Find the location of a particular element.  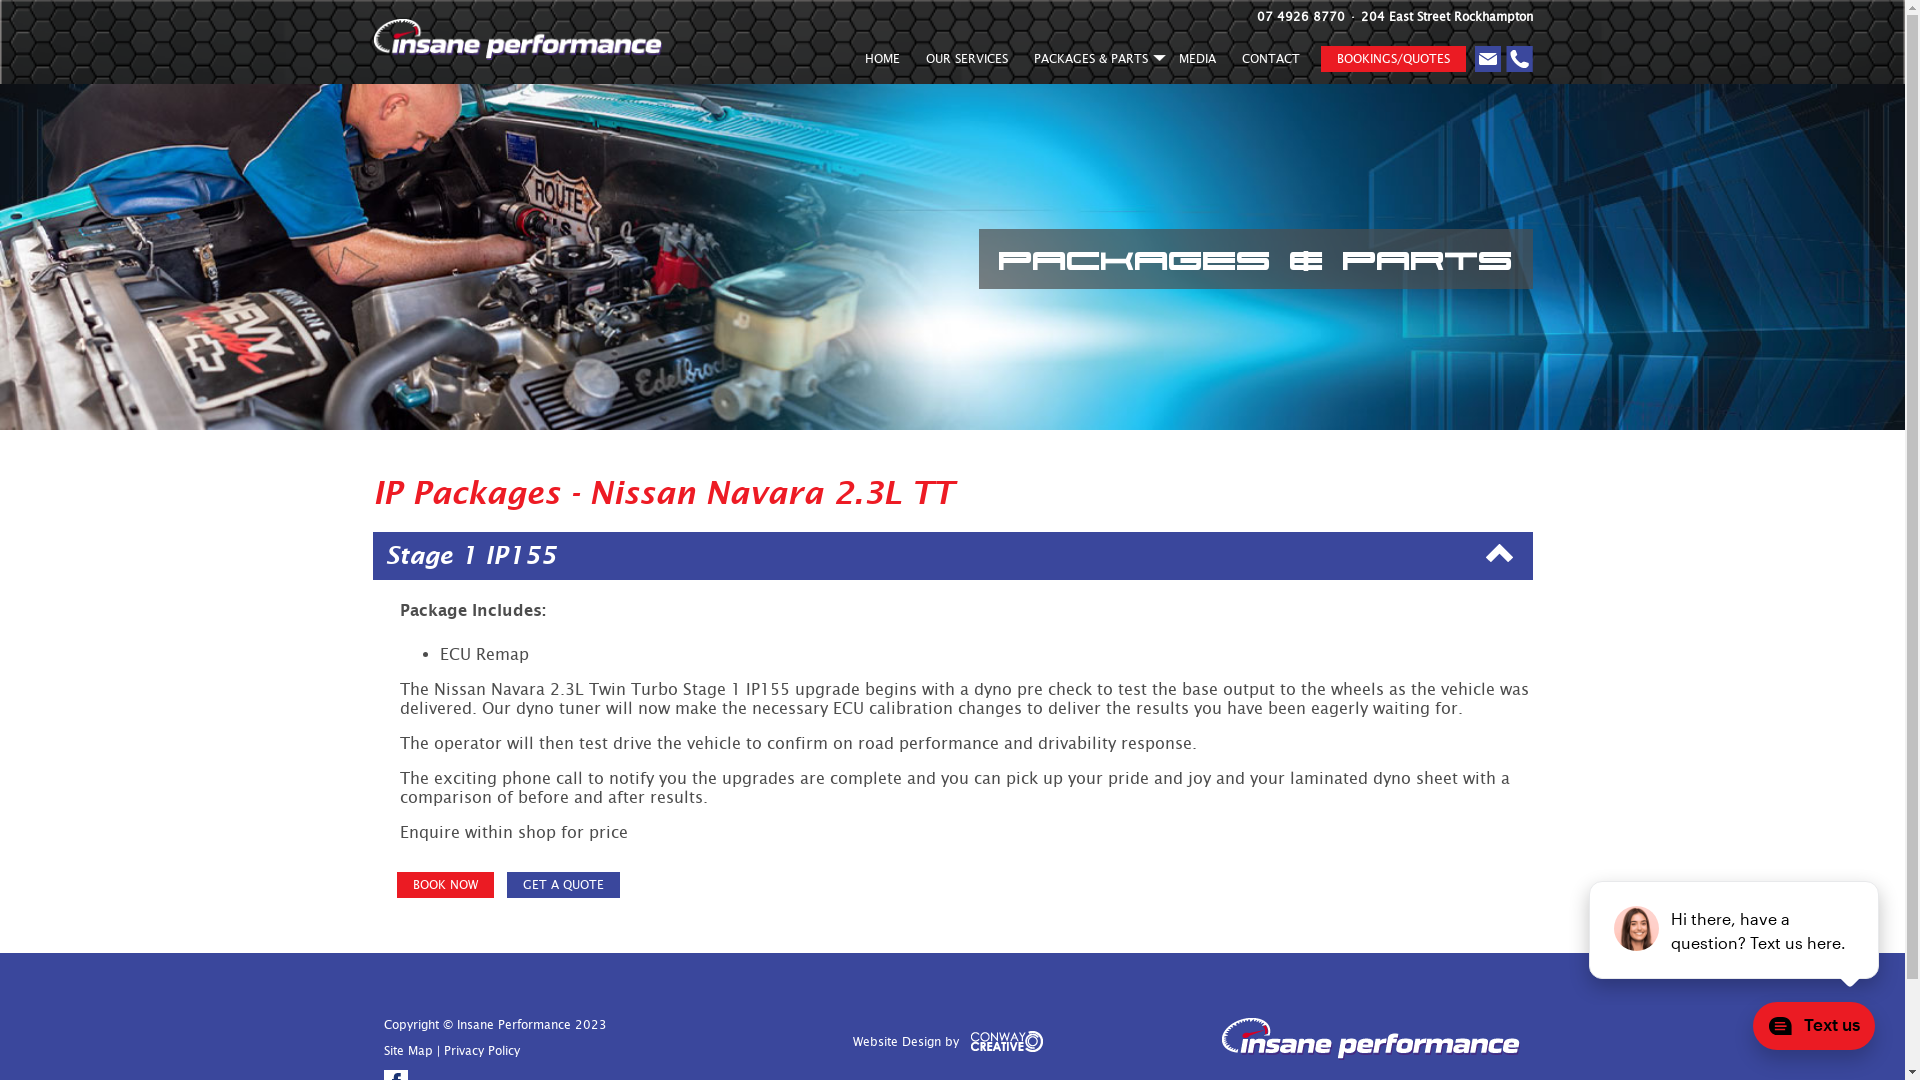

'PACKAGES & PARTS' is located at coordinates (1091, 61).